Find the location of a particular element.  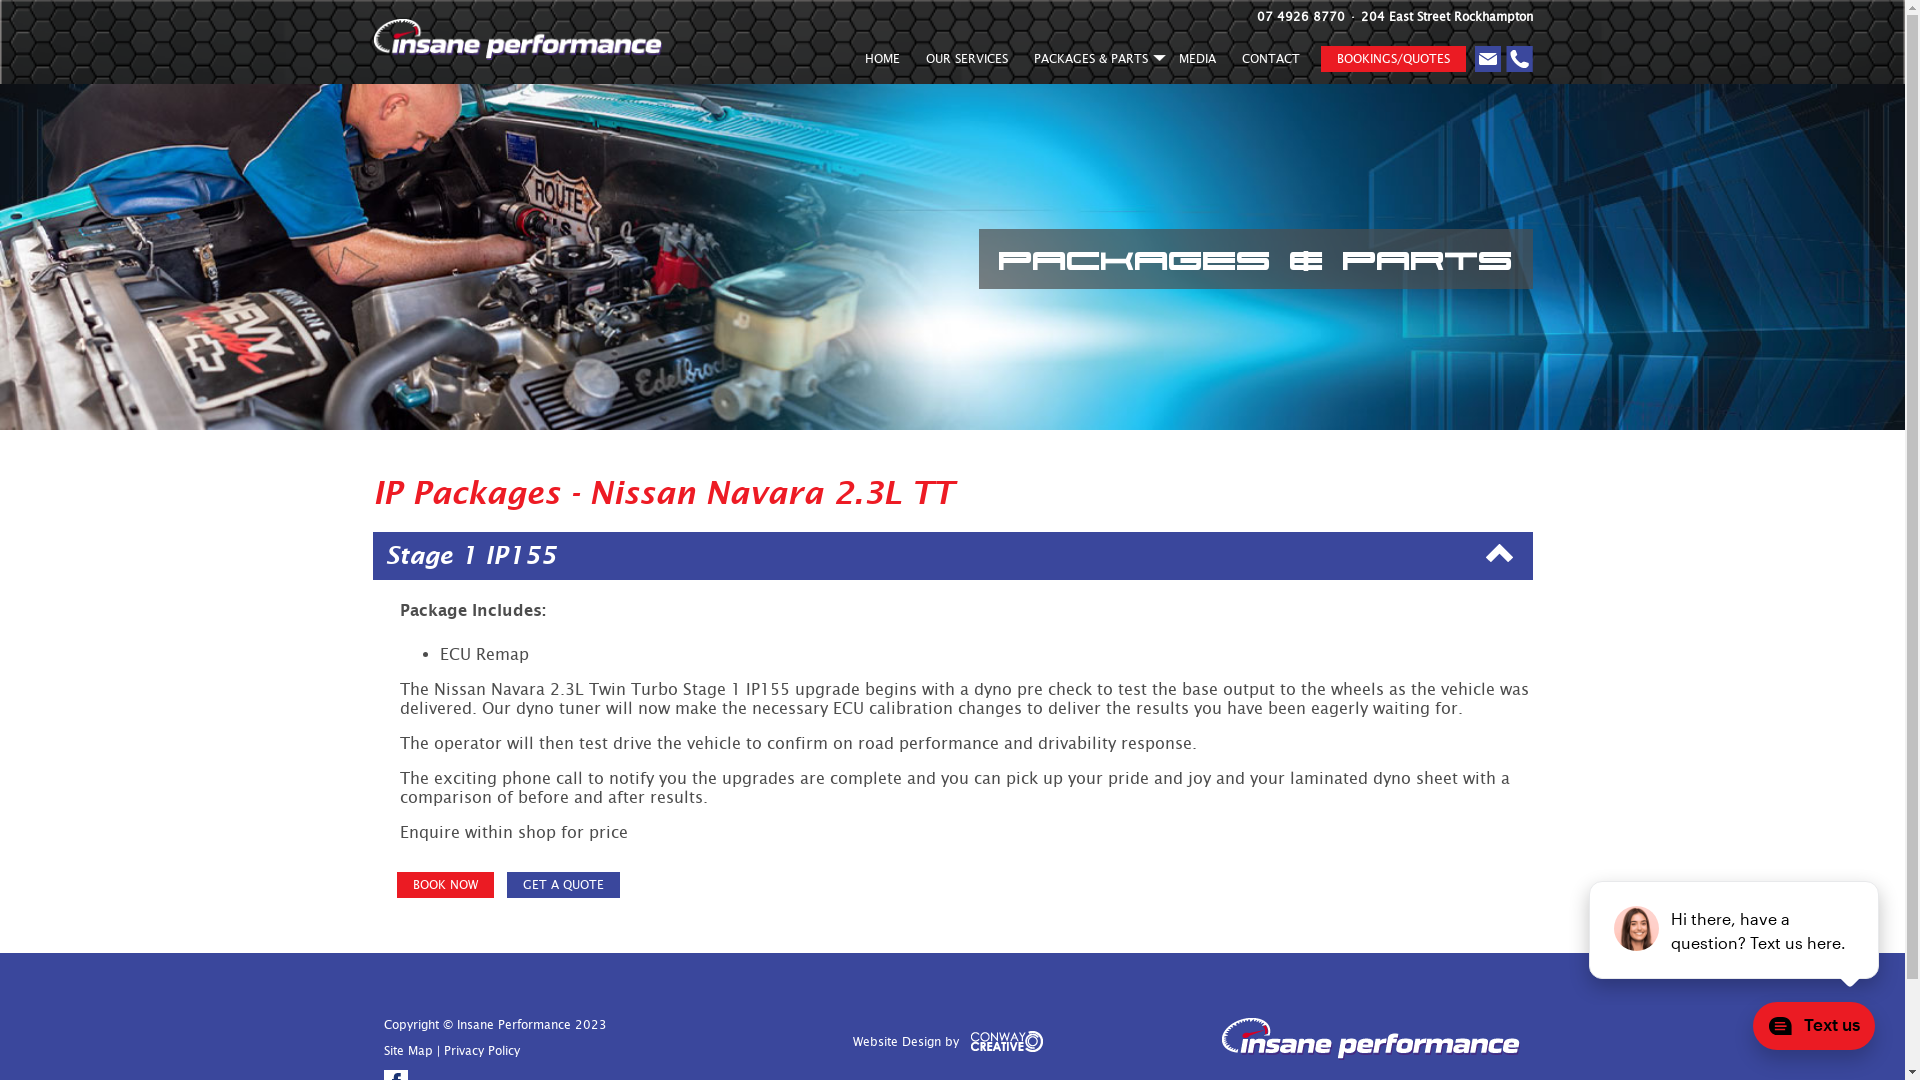

'PACKAGES & PARTS' is located at coordinates (1091, 61).